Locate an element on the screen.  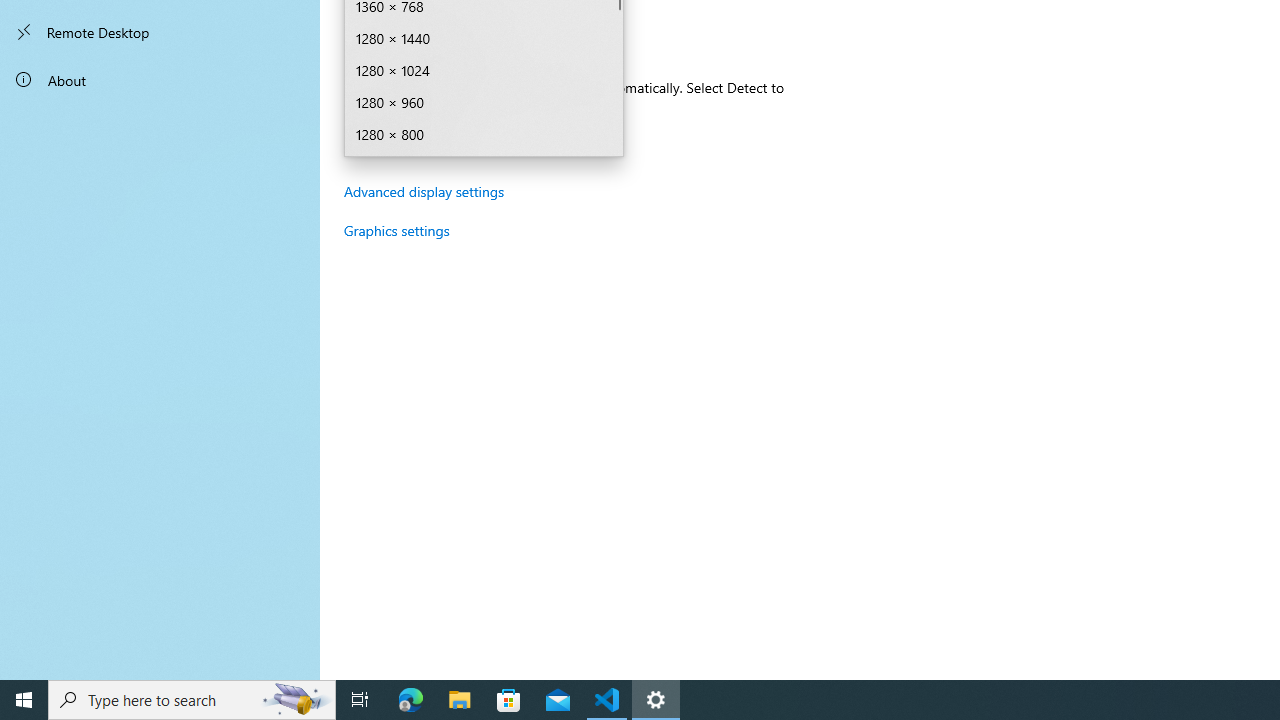
'About' is located at coordinates (160, 78).